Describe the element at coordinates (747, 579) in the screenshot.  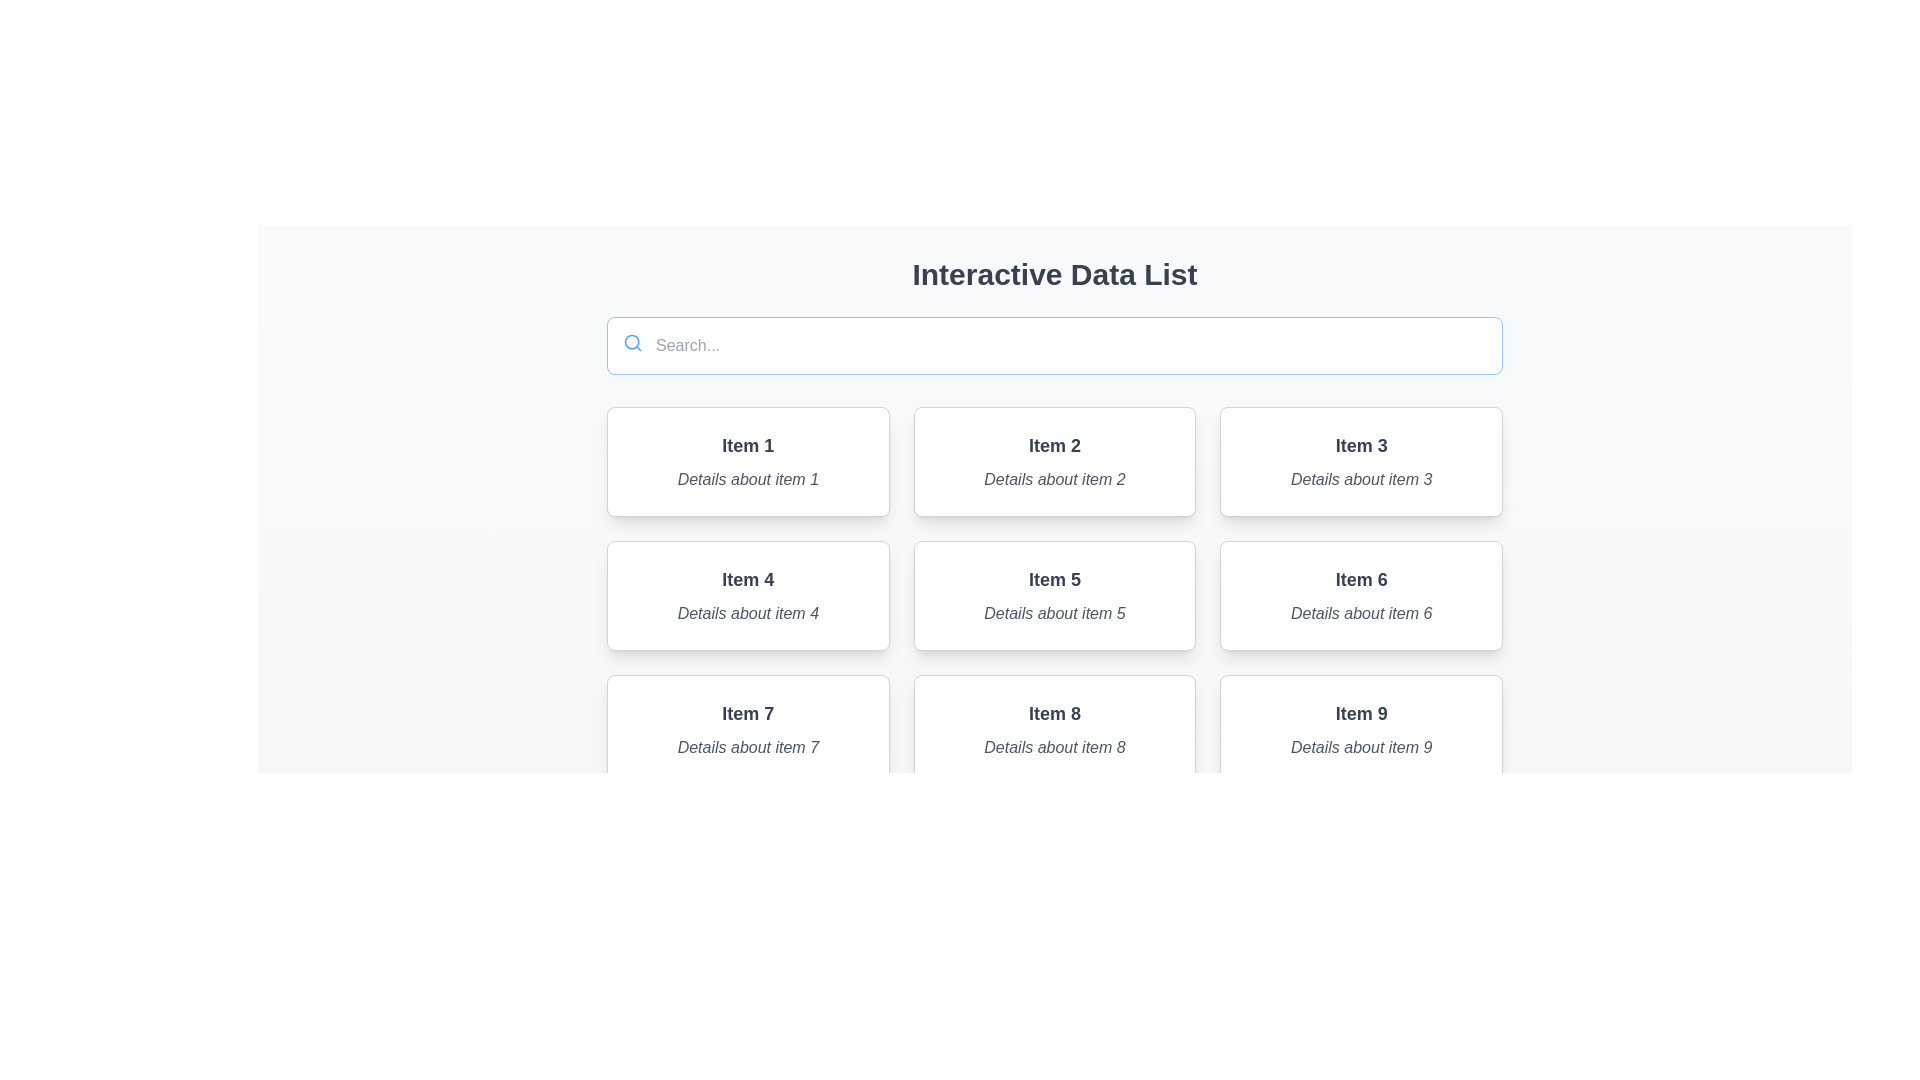
I see `the text label 'Item 4' which is styled with a large and bold font in dark gray color, located in the first card of the second row of a 3x3 grid layout` at that location.